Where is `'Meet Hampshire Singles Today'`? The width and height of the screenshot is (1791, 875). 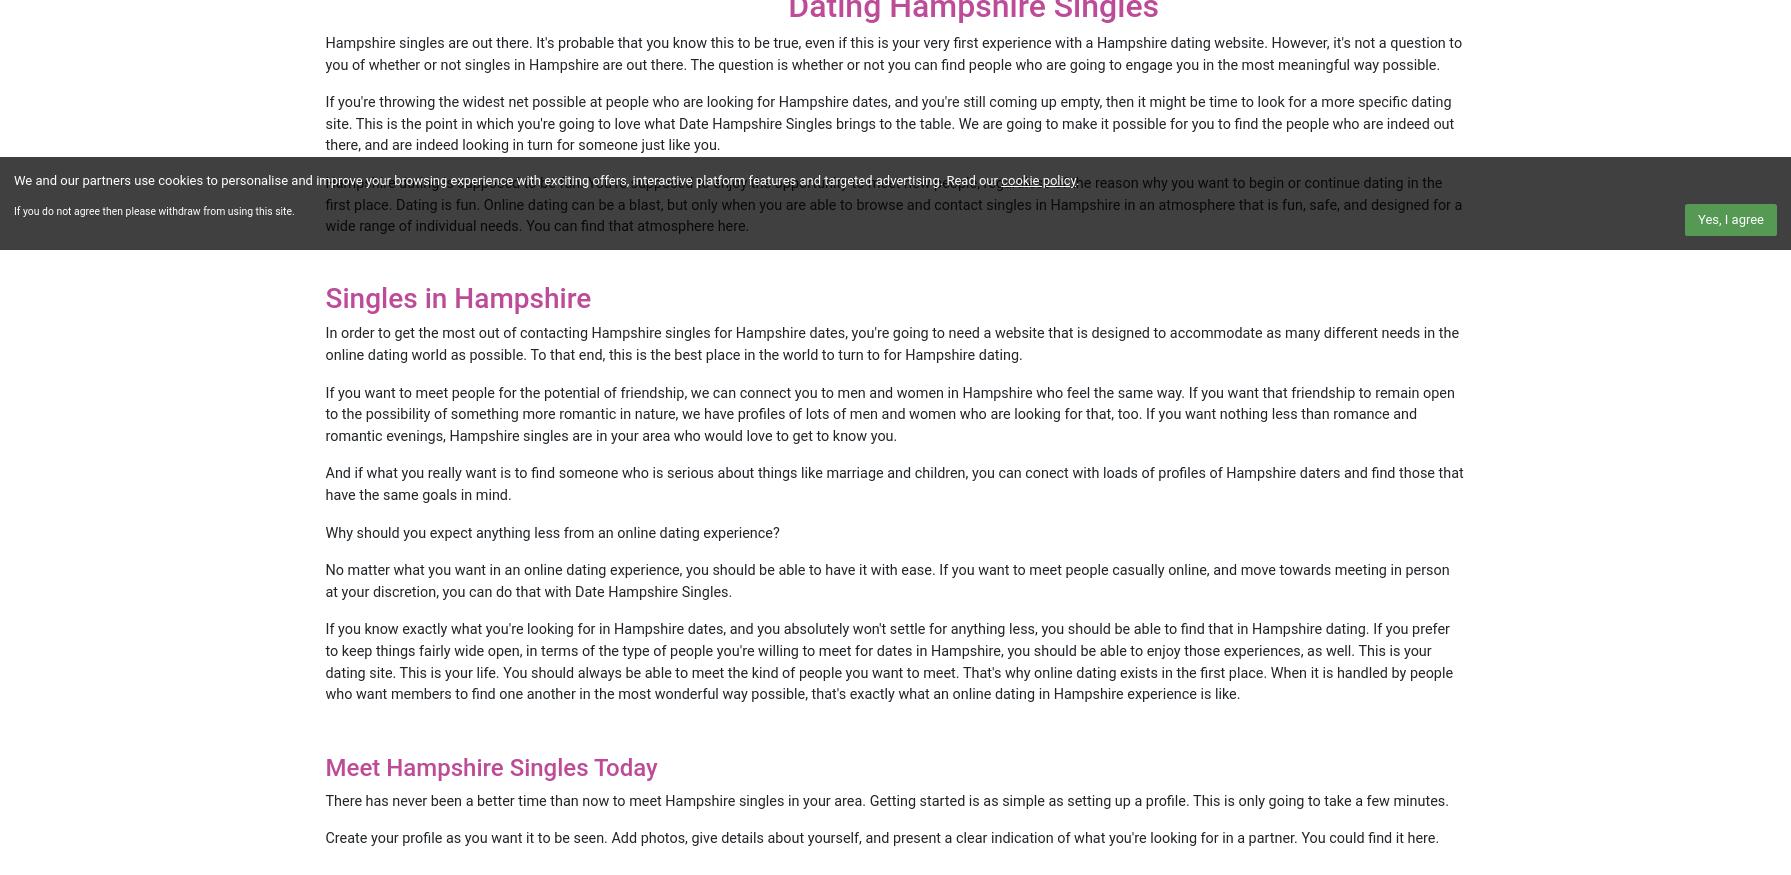 'Meet Hampshire Singles Today' is located at coordinates (490, 766).